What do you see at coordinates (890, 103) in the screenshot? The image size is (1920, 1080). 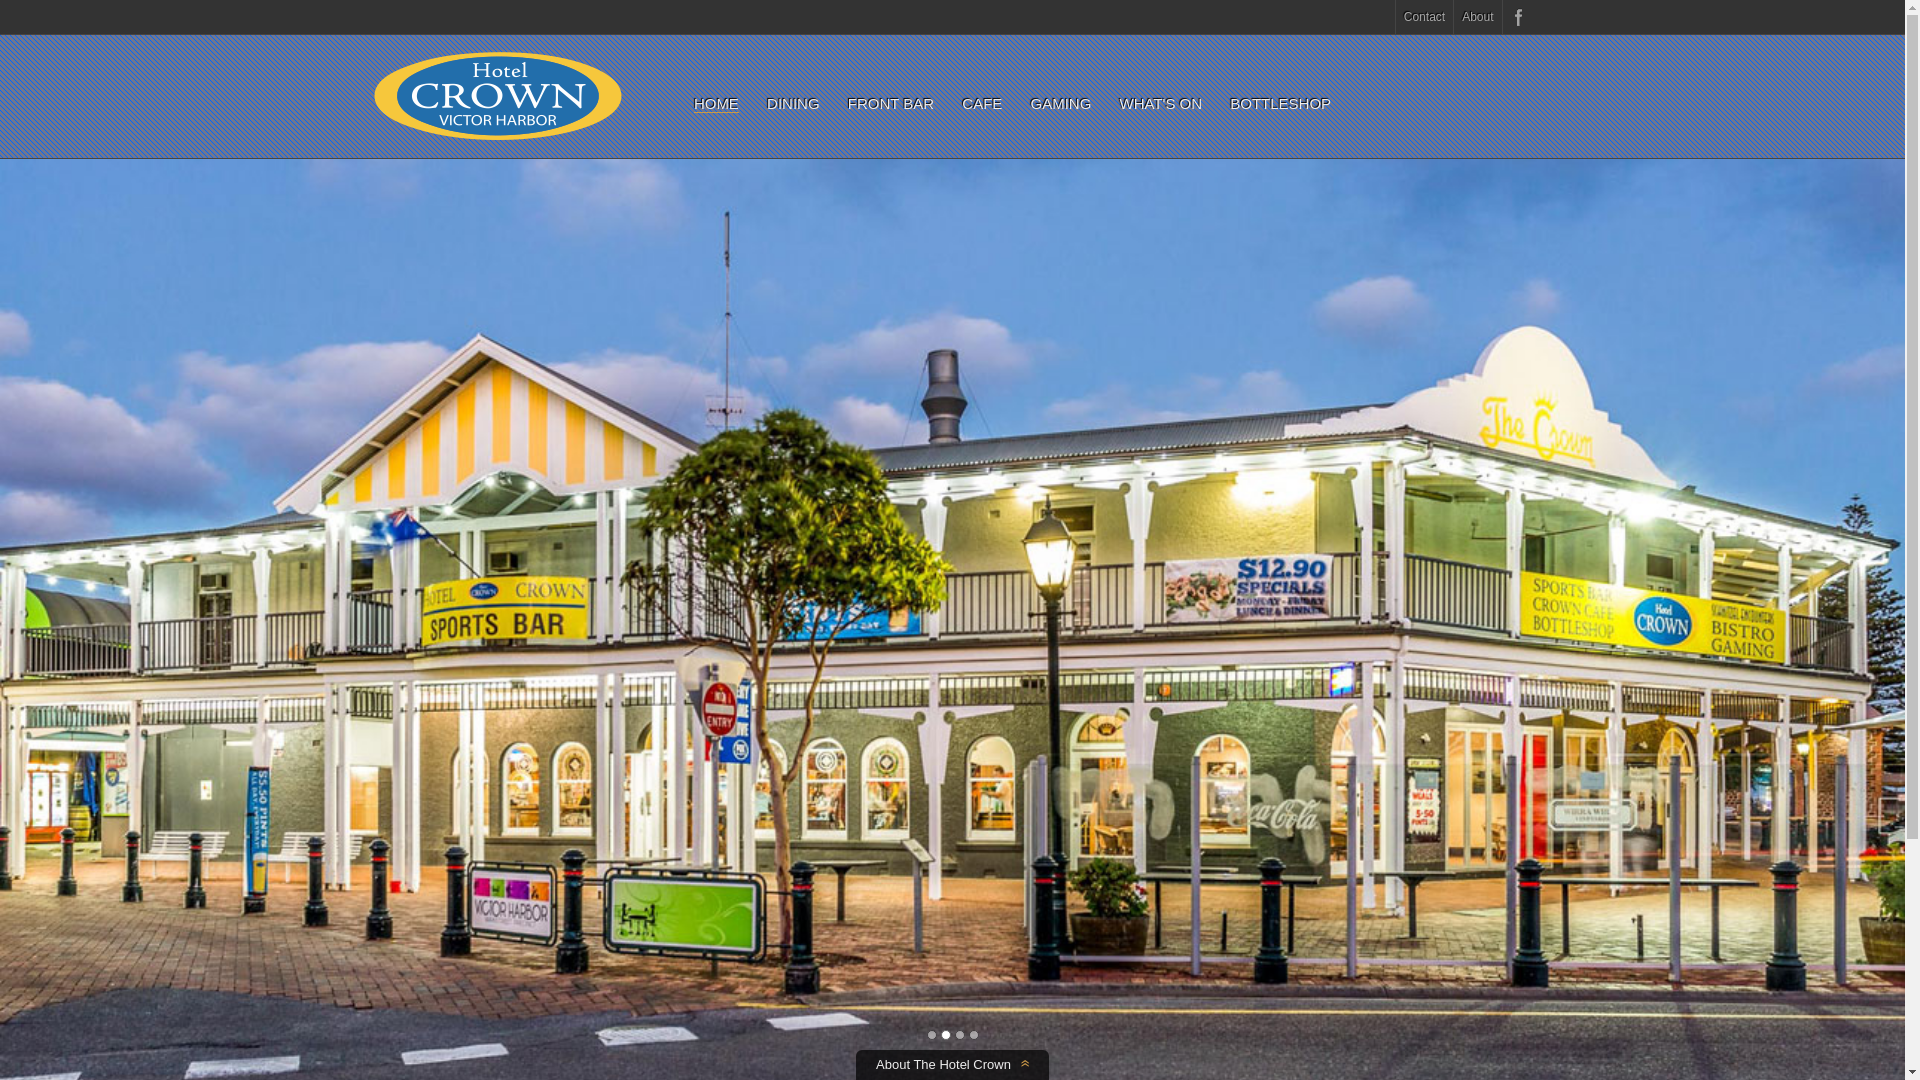 I see `'FRONT BAR'` at bounding box center [890, 103].